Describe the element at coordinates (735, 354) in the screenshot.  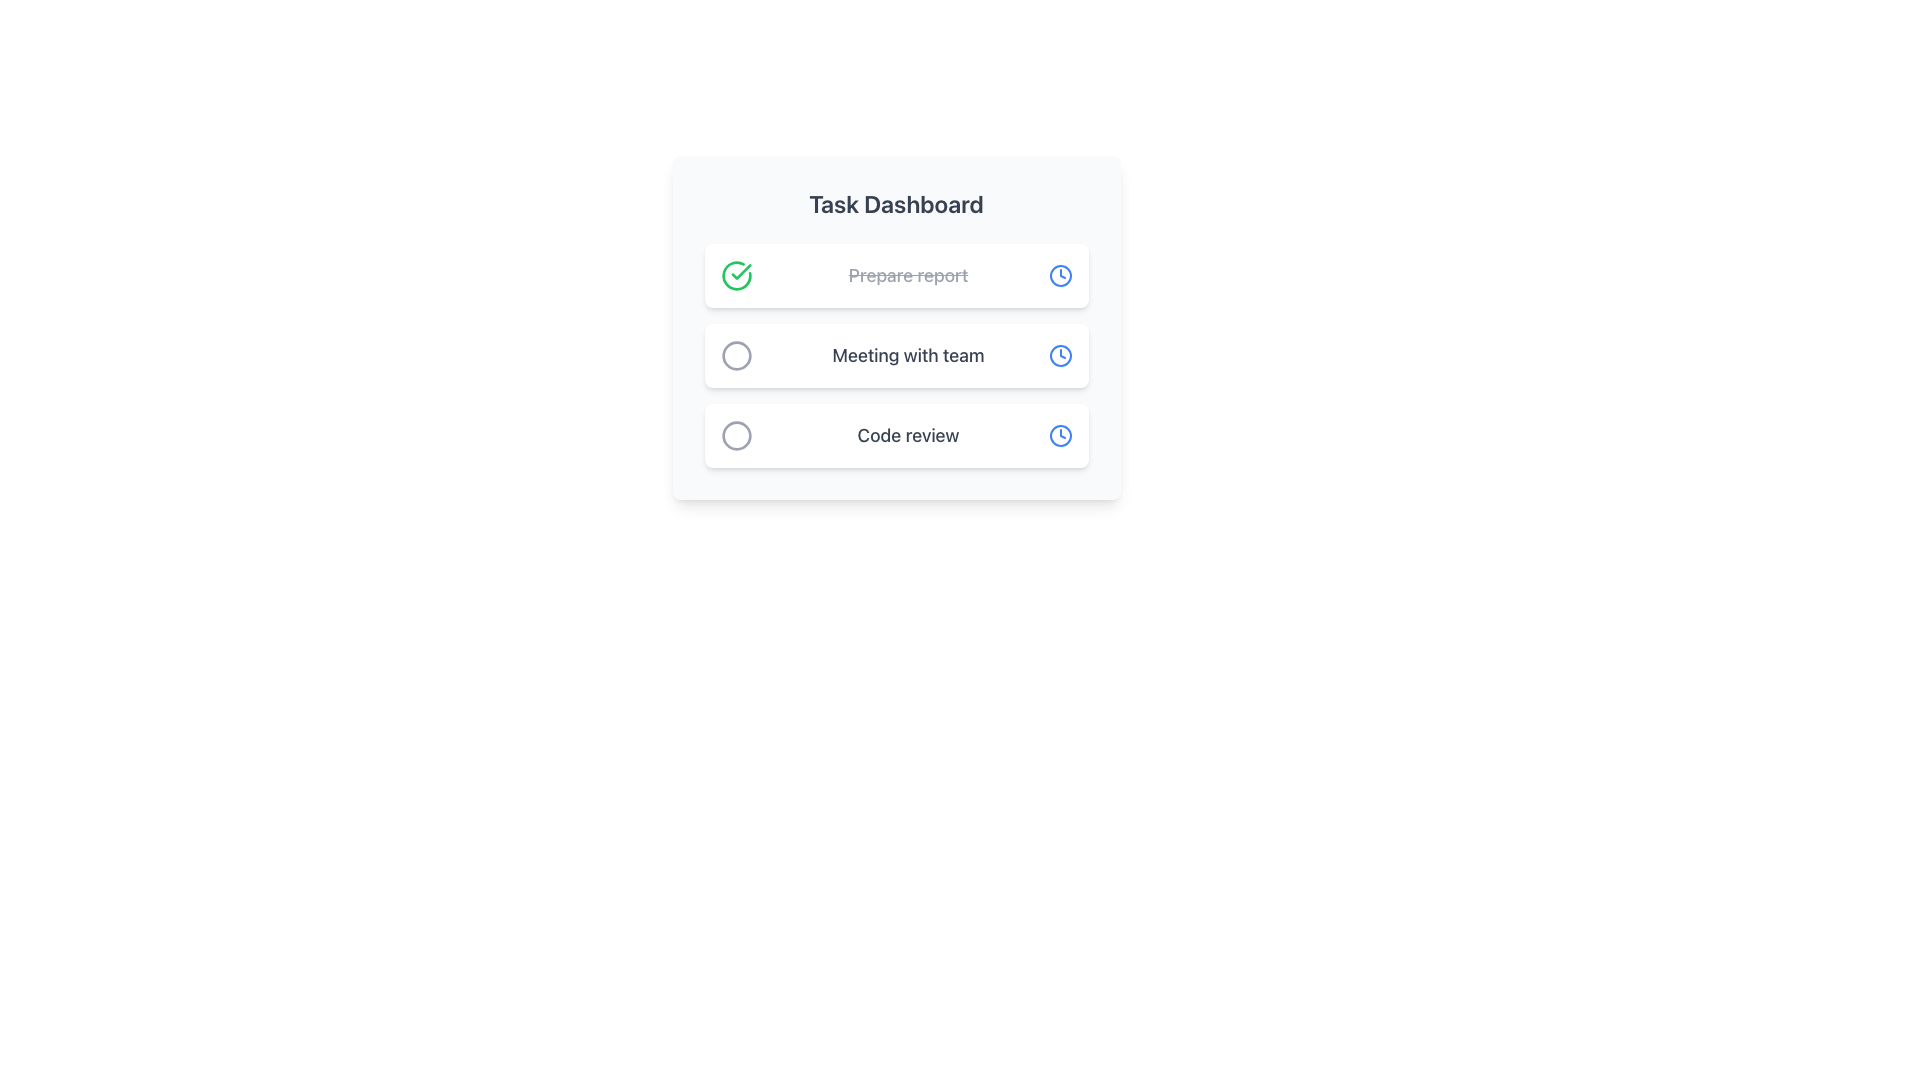
I see `the circular checkbox or status indicator on the left side of the 'Meeting with team' task item to change its state` at that location.